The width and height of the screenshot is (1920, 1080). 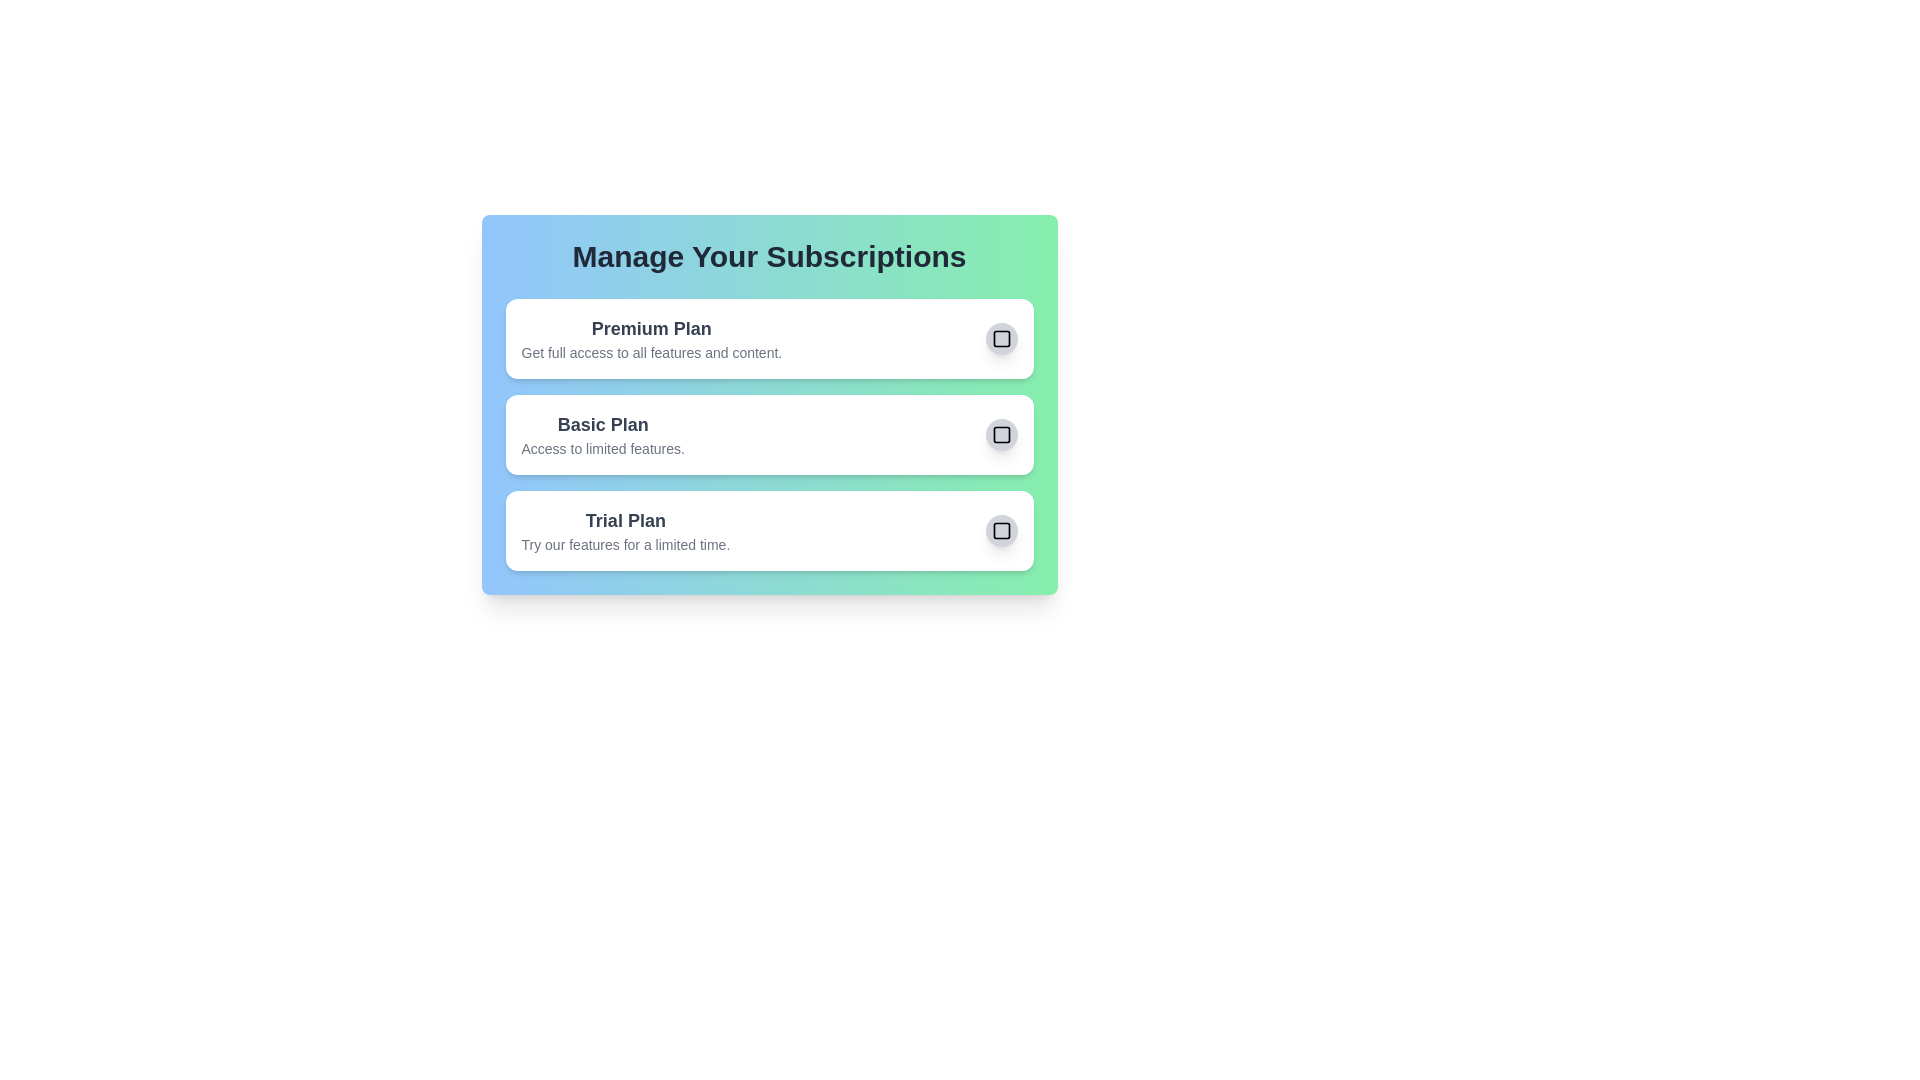 I want to click on the 'Trial Plan' subscription card located in the 'Manage Your Subscriptions' section, so click(x=768, y=530).